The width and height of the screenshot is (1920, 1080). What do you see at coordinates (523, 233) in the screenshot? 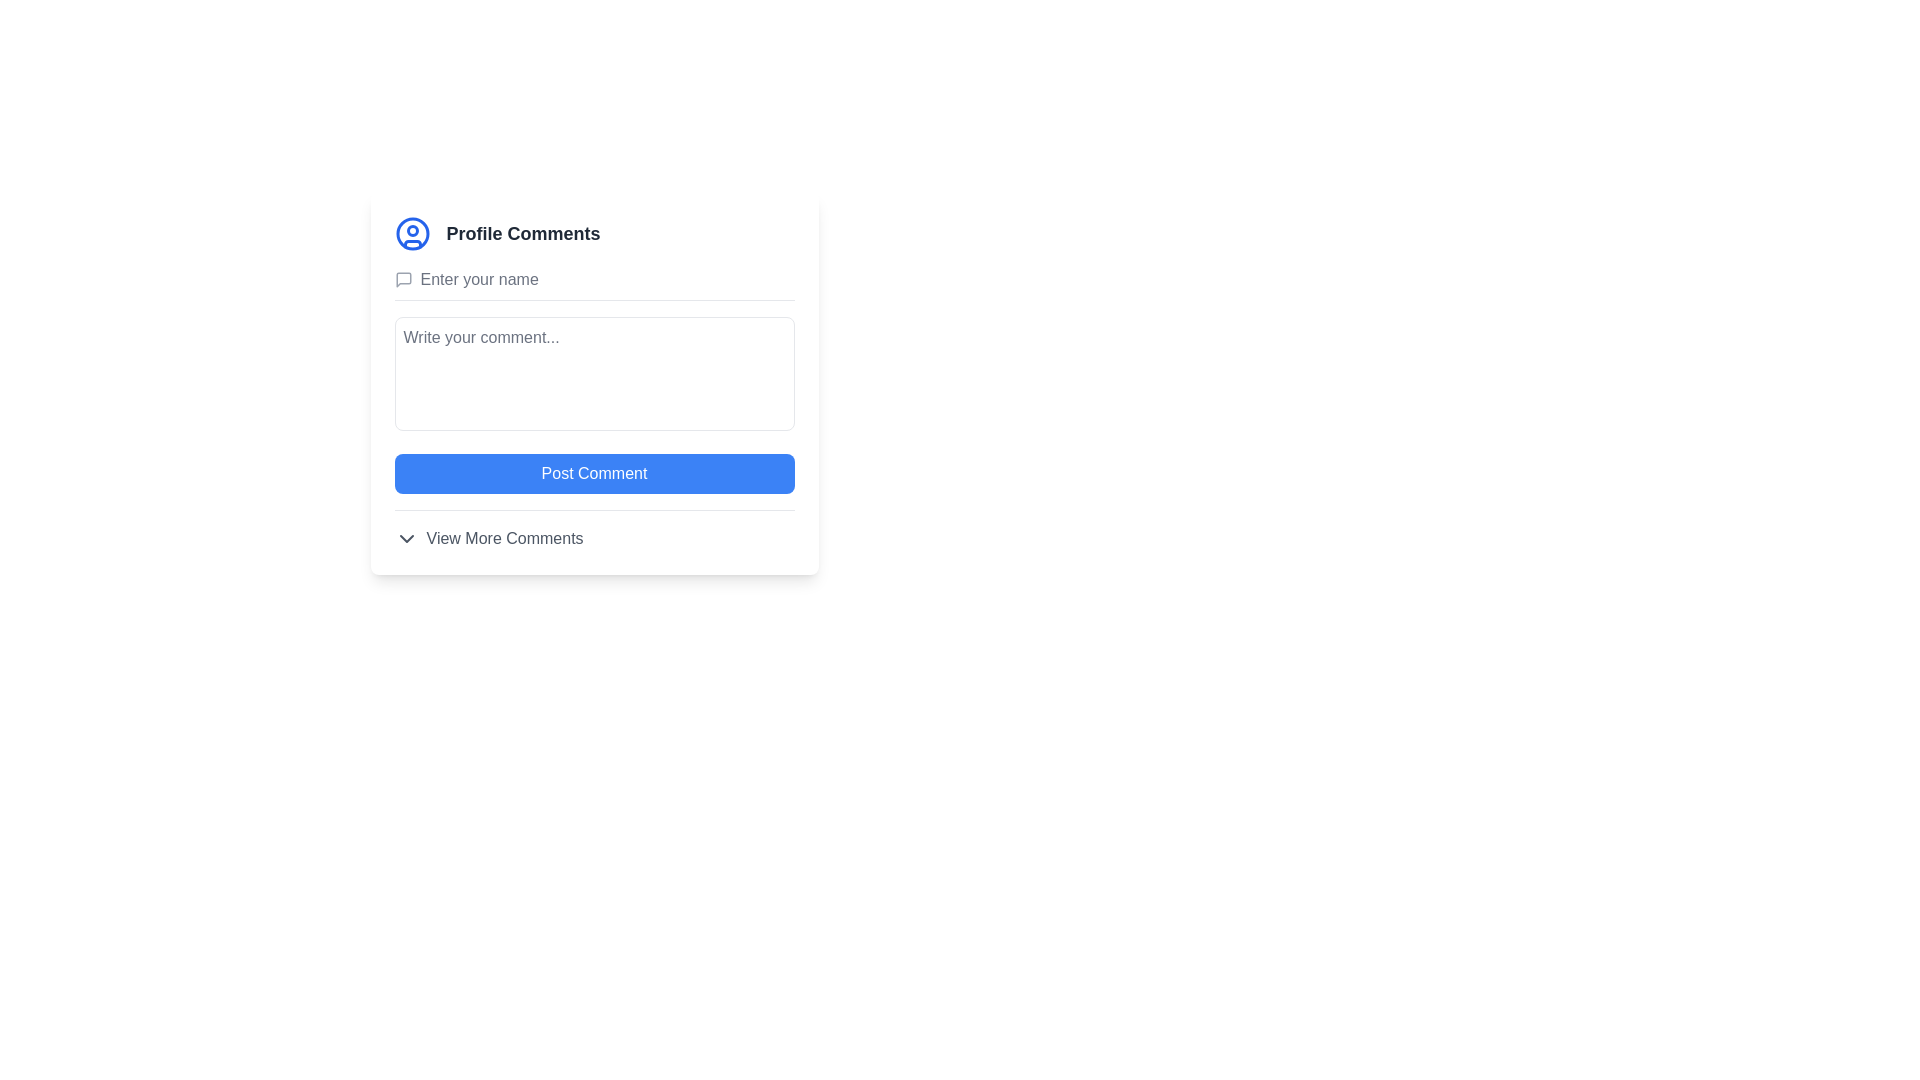
I see `the text label that serves as a header for the user comments section, positioned to the right of a blue circular user icon and above the form input box` at bounding box center [523, 233].